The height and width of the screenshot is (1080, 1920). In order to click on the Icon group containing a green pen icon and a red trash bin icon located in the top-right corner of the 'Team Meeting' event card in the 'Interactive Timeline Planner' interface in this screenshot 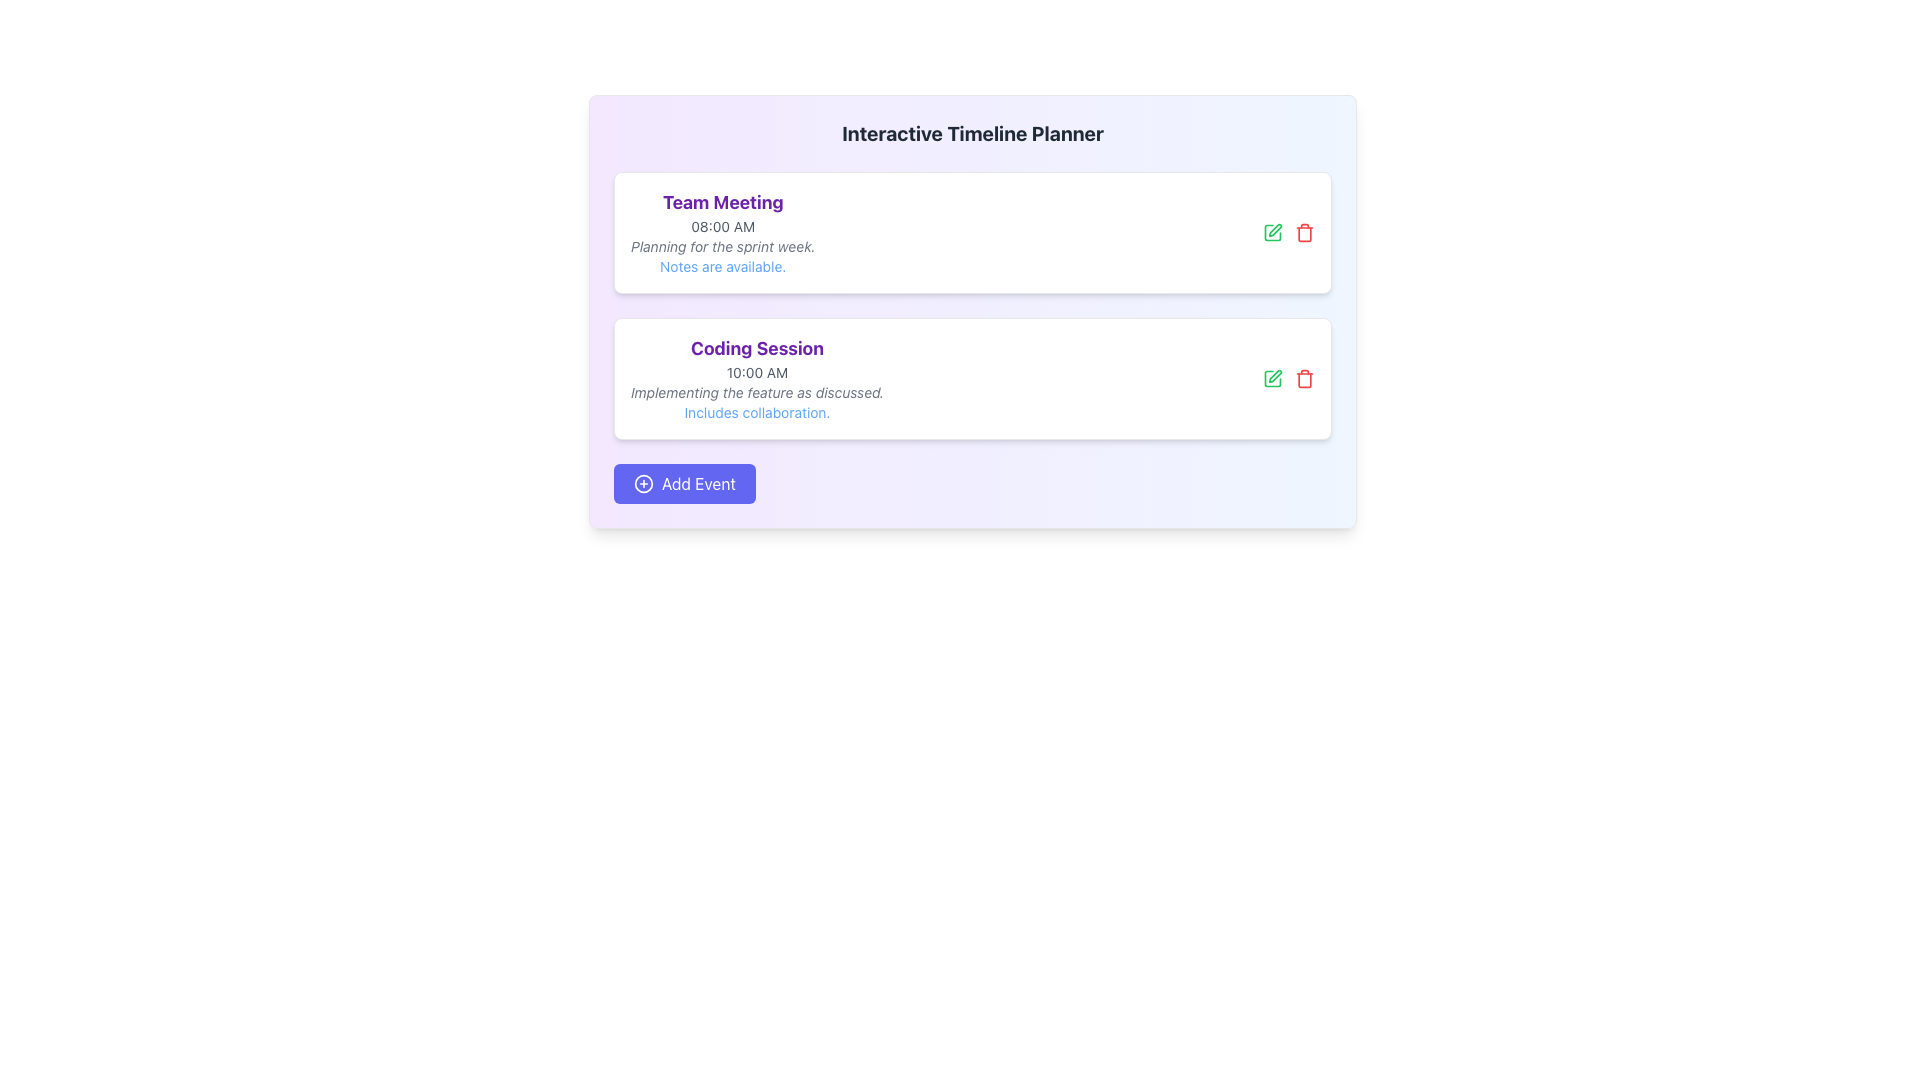, I will do `click(1289, 231)`.